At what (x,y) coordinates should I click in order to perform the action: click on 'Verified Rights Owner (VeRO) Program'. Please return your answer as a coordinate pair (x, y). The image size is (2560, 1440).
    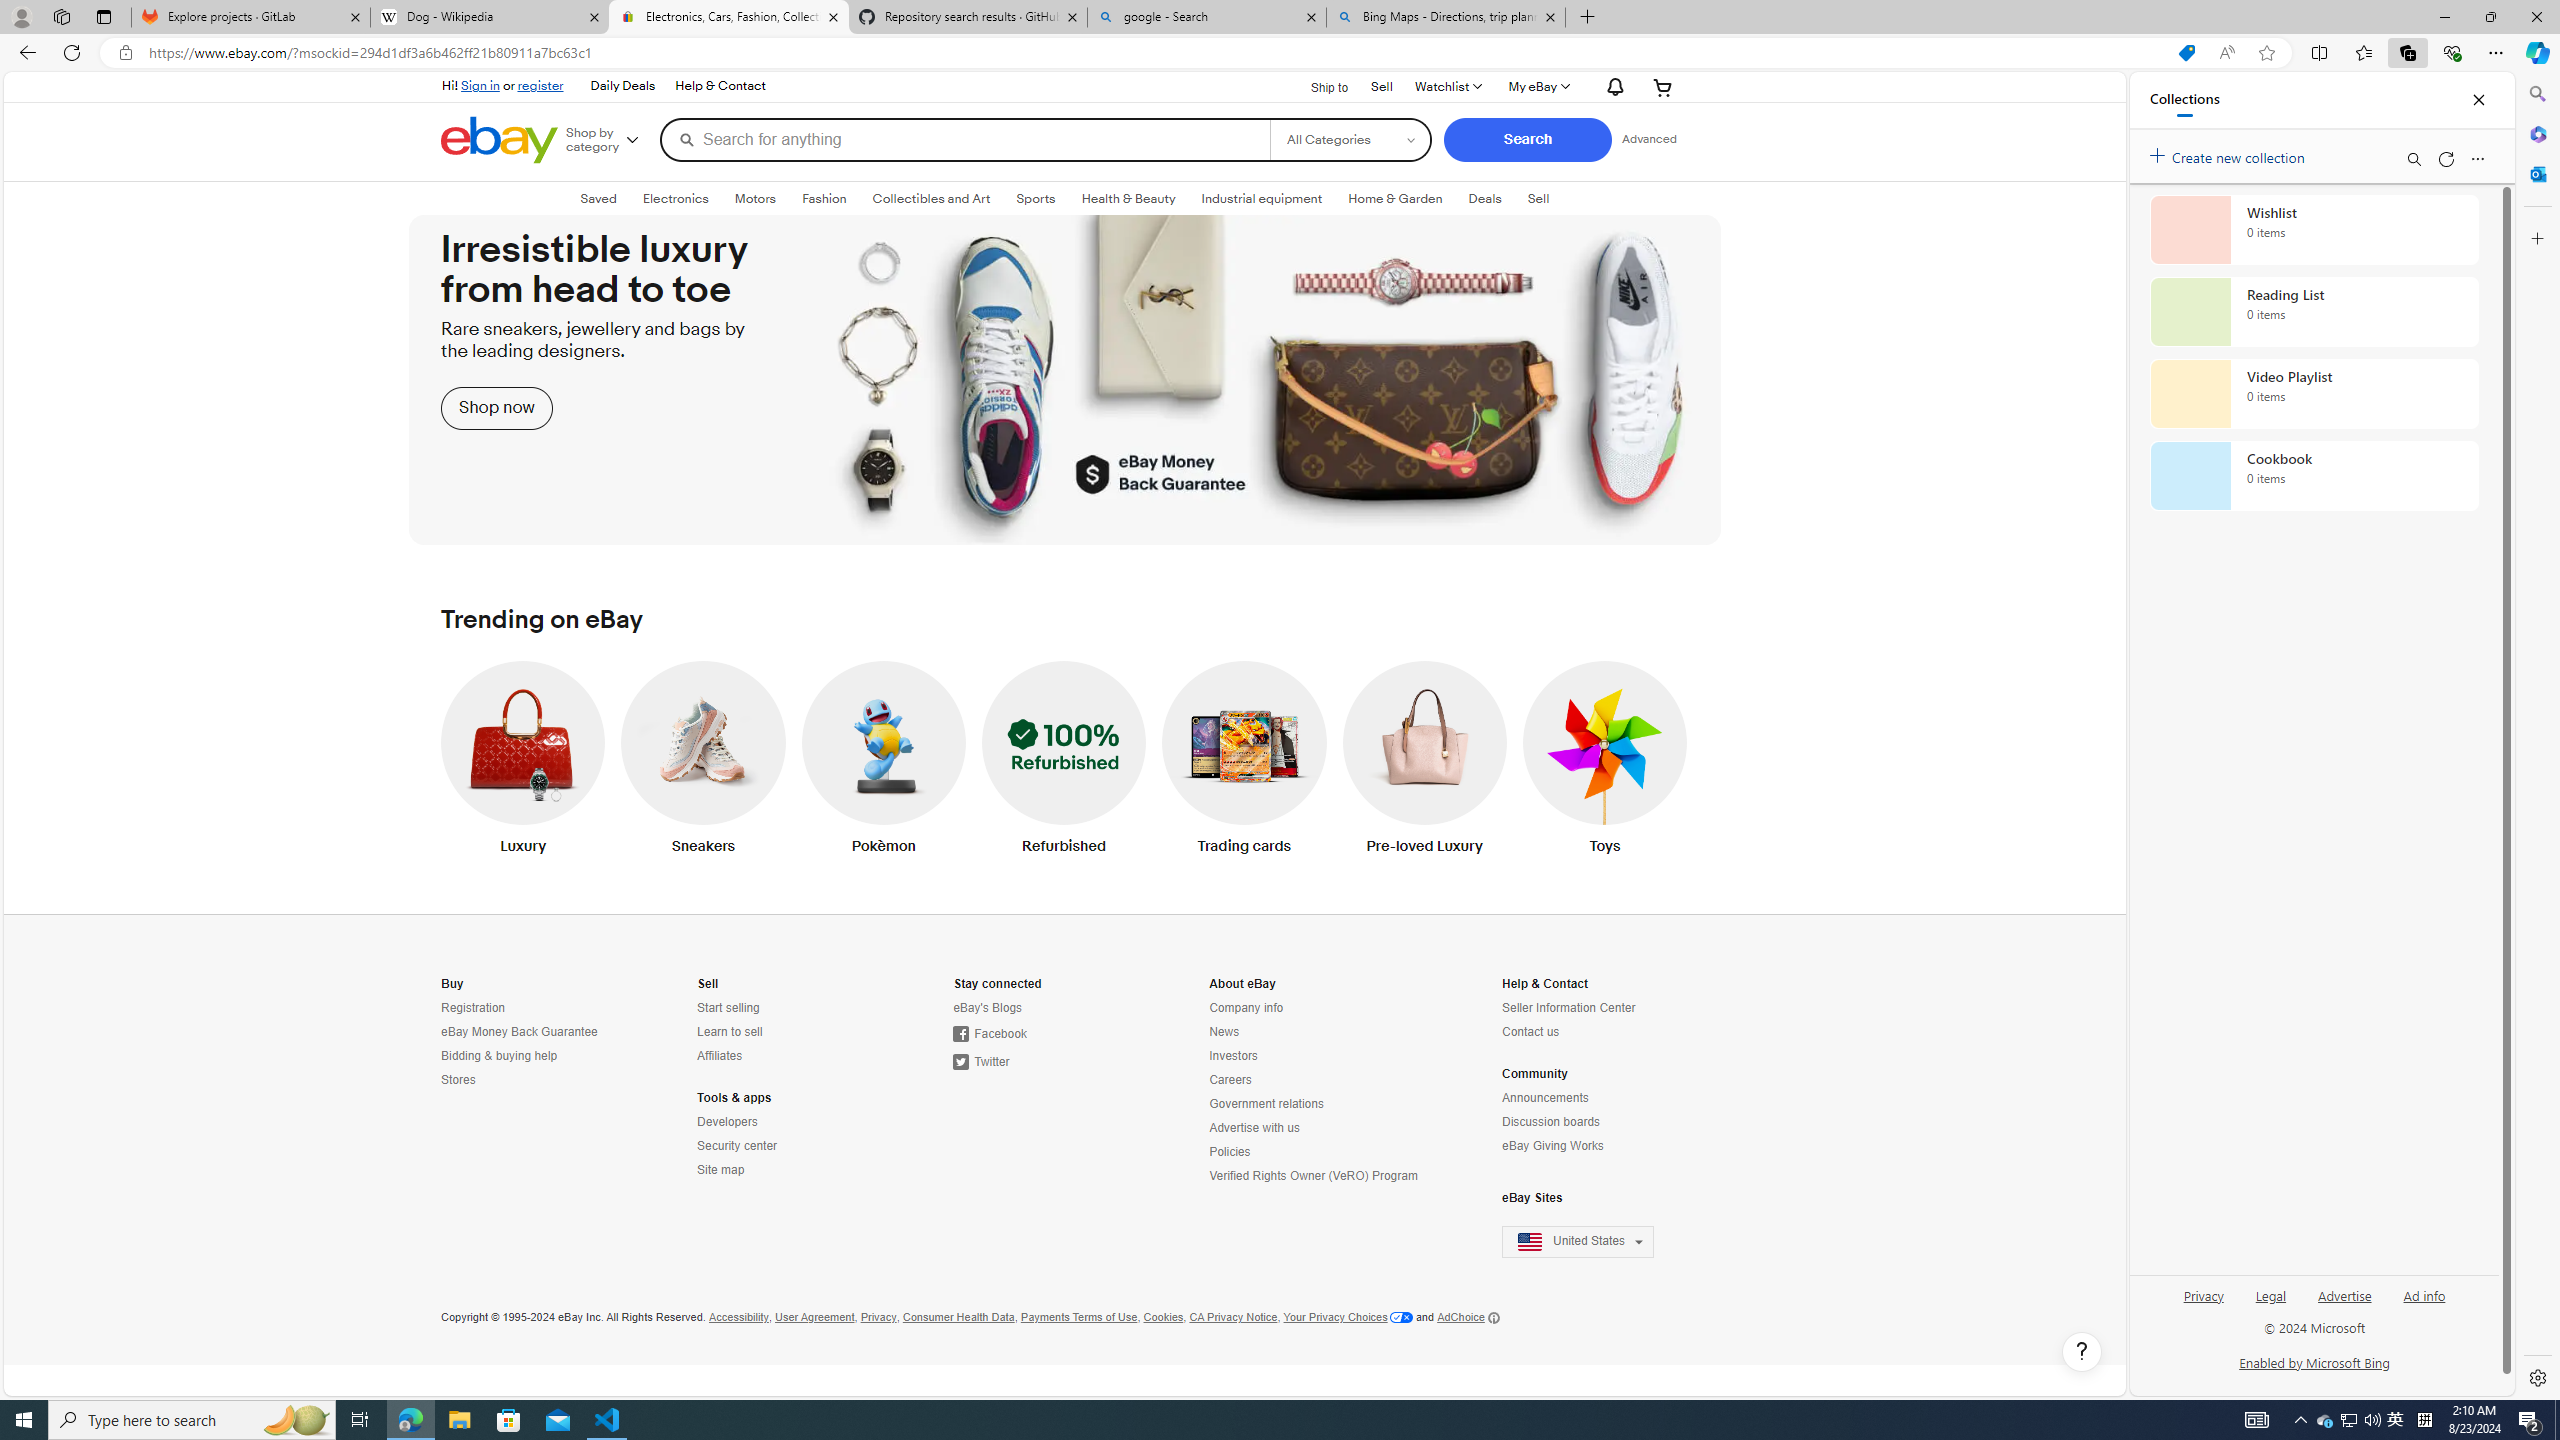
    Looking at the image, I should click on (1314, 1175).